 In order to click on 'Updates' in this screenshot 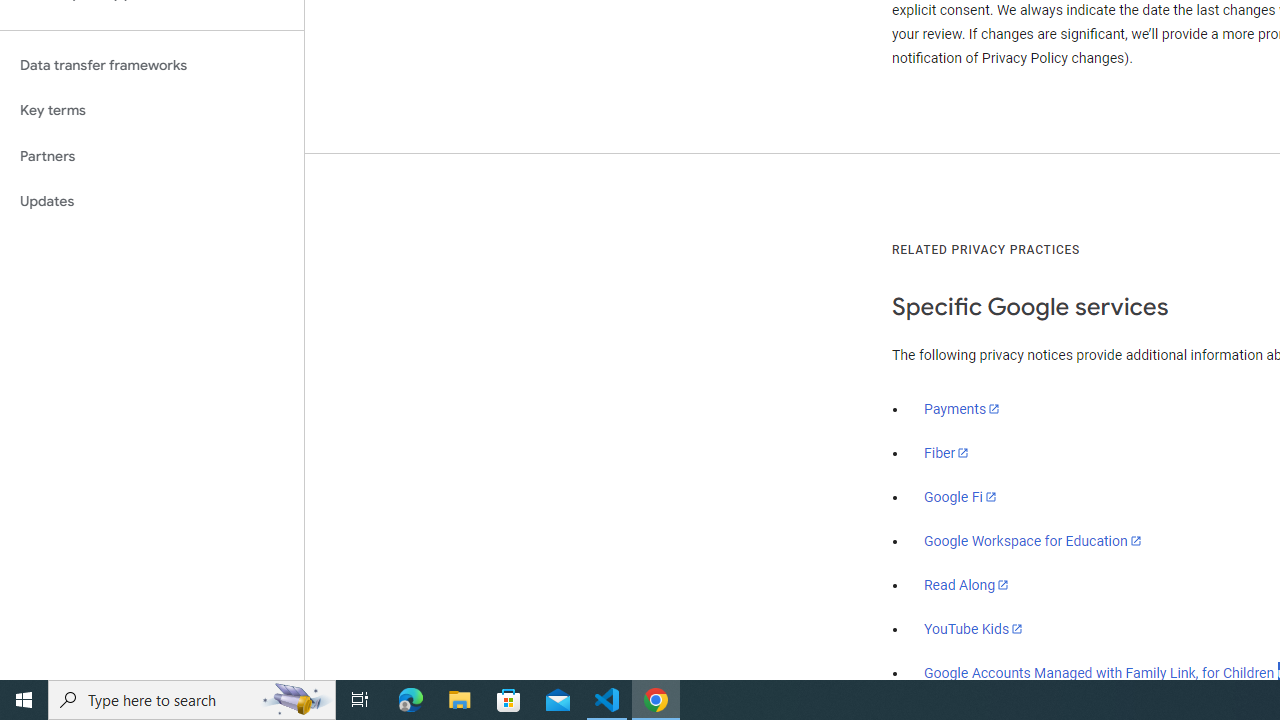, I will do `click(151, 201)`.